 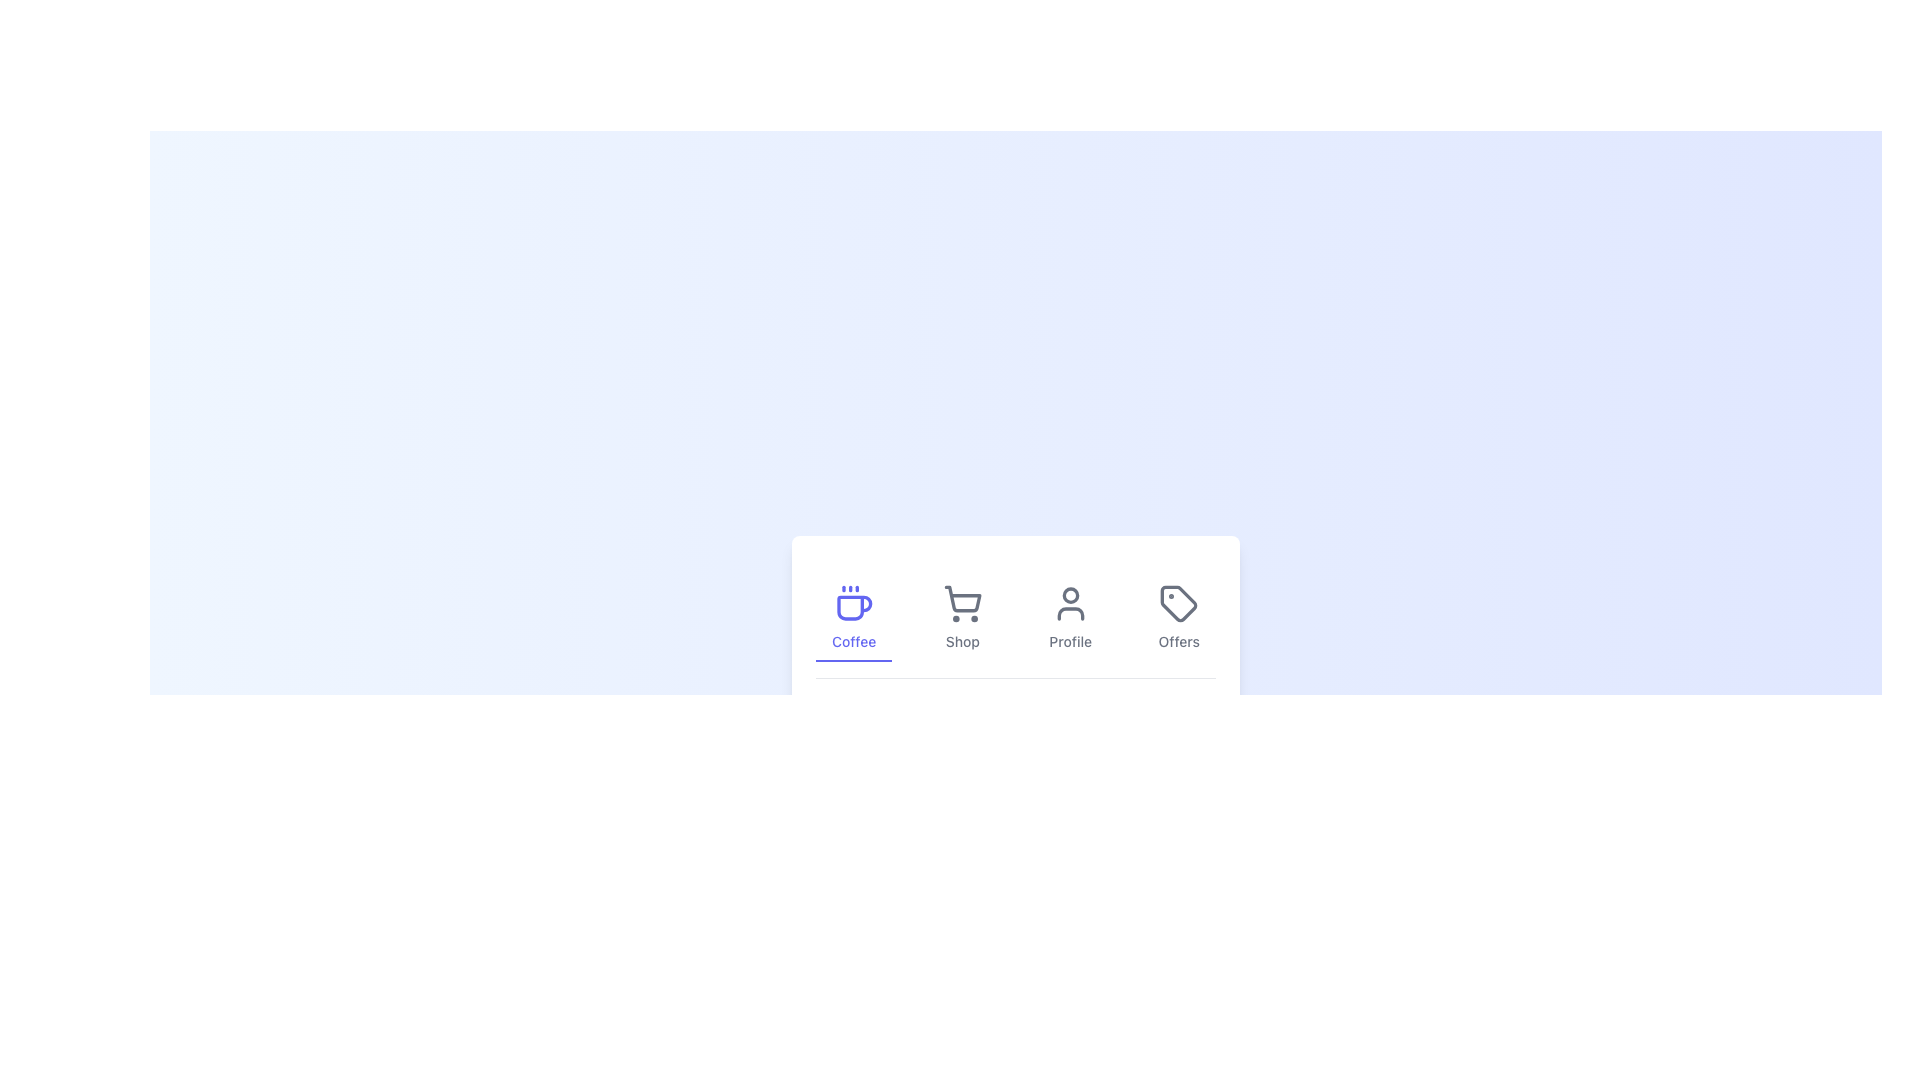 I want to click on the shopping cart icon, which is a gray wireframe cart symbol located in the bottom-centered navigation bar, directly below the 'Shop' label, so click(x=962, y=602).